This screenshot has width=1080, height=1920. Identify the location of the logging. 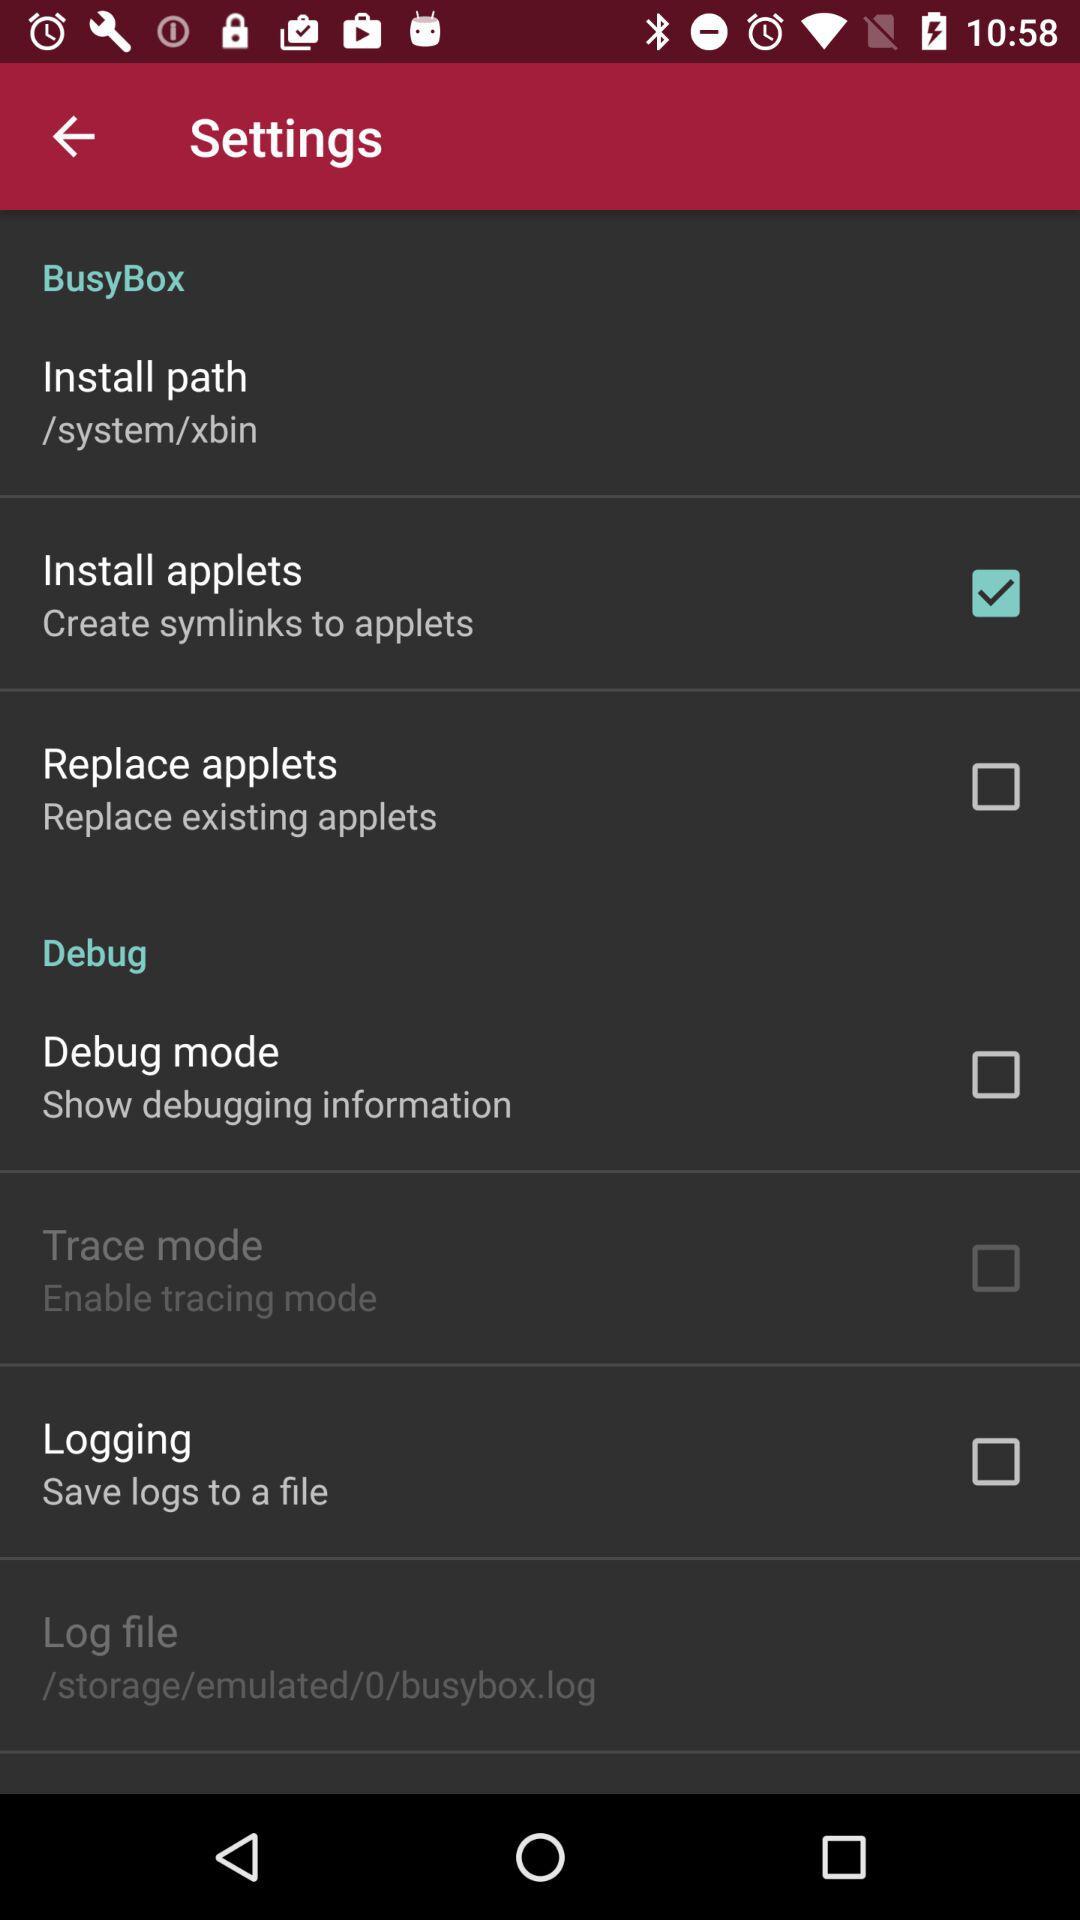
(116, 1435).